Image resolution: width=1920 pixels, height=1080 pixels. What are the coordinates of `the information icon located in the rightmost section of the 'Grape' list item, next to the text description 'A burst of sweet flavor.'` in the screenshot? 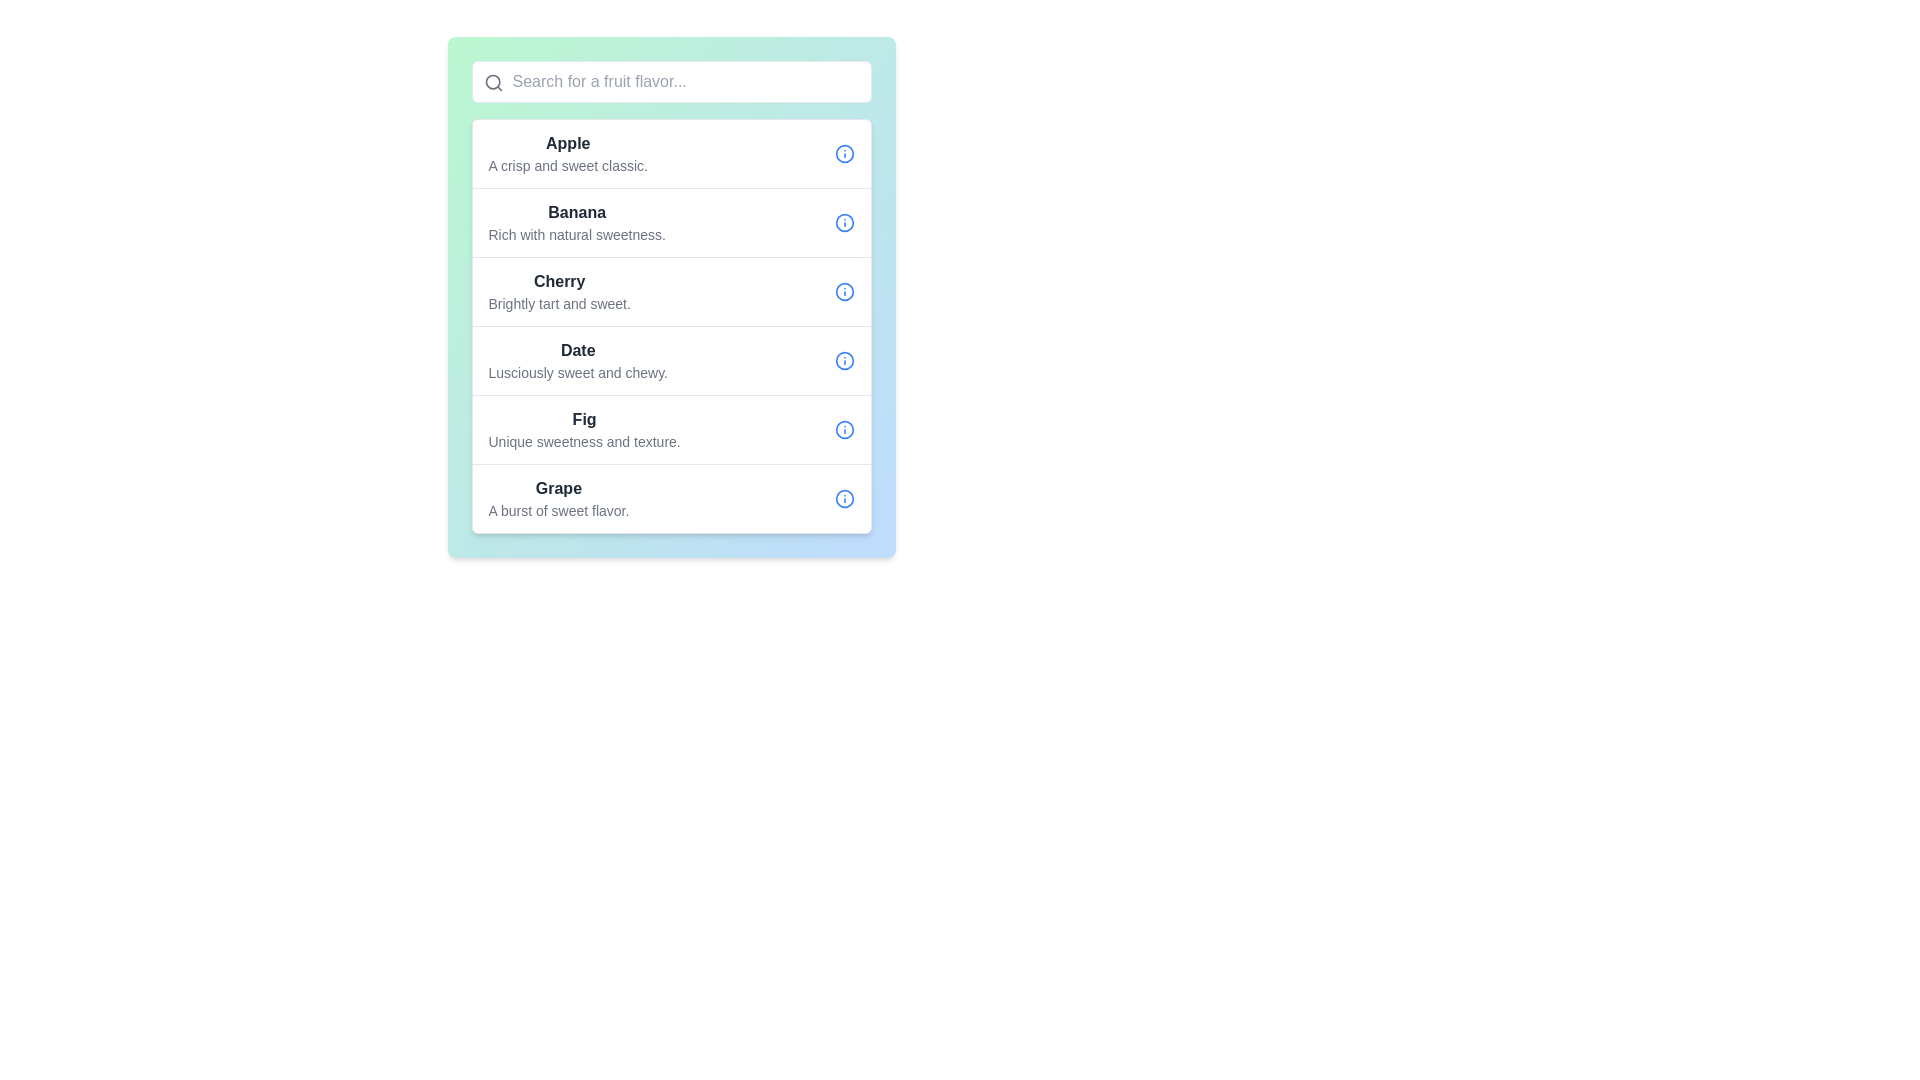 It's located at (844, 497).